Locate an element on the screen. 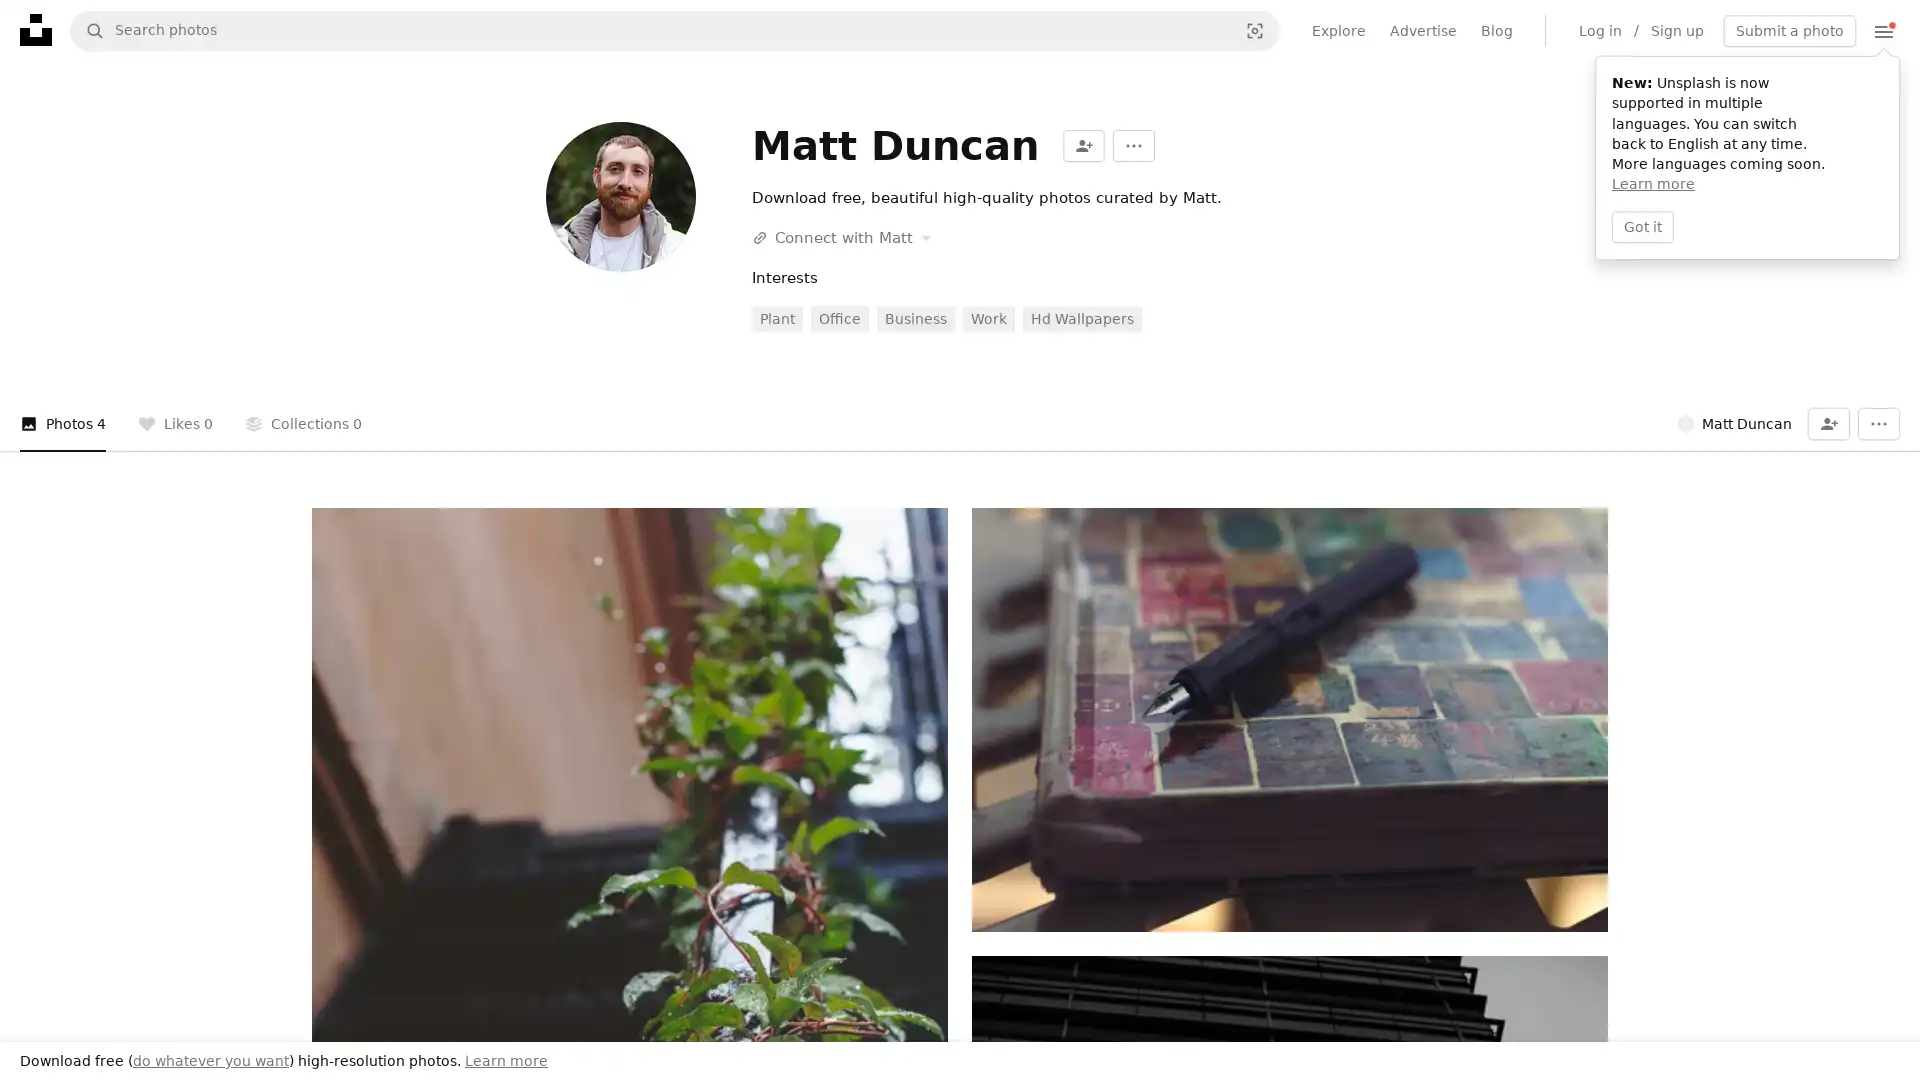 This screenshot has width=1920, height=1080. Search Unsplash is located at coordinates (86, 30).